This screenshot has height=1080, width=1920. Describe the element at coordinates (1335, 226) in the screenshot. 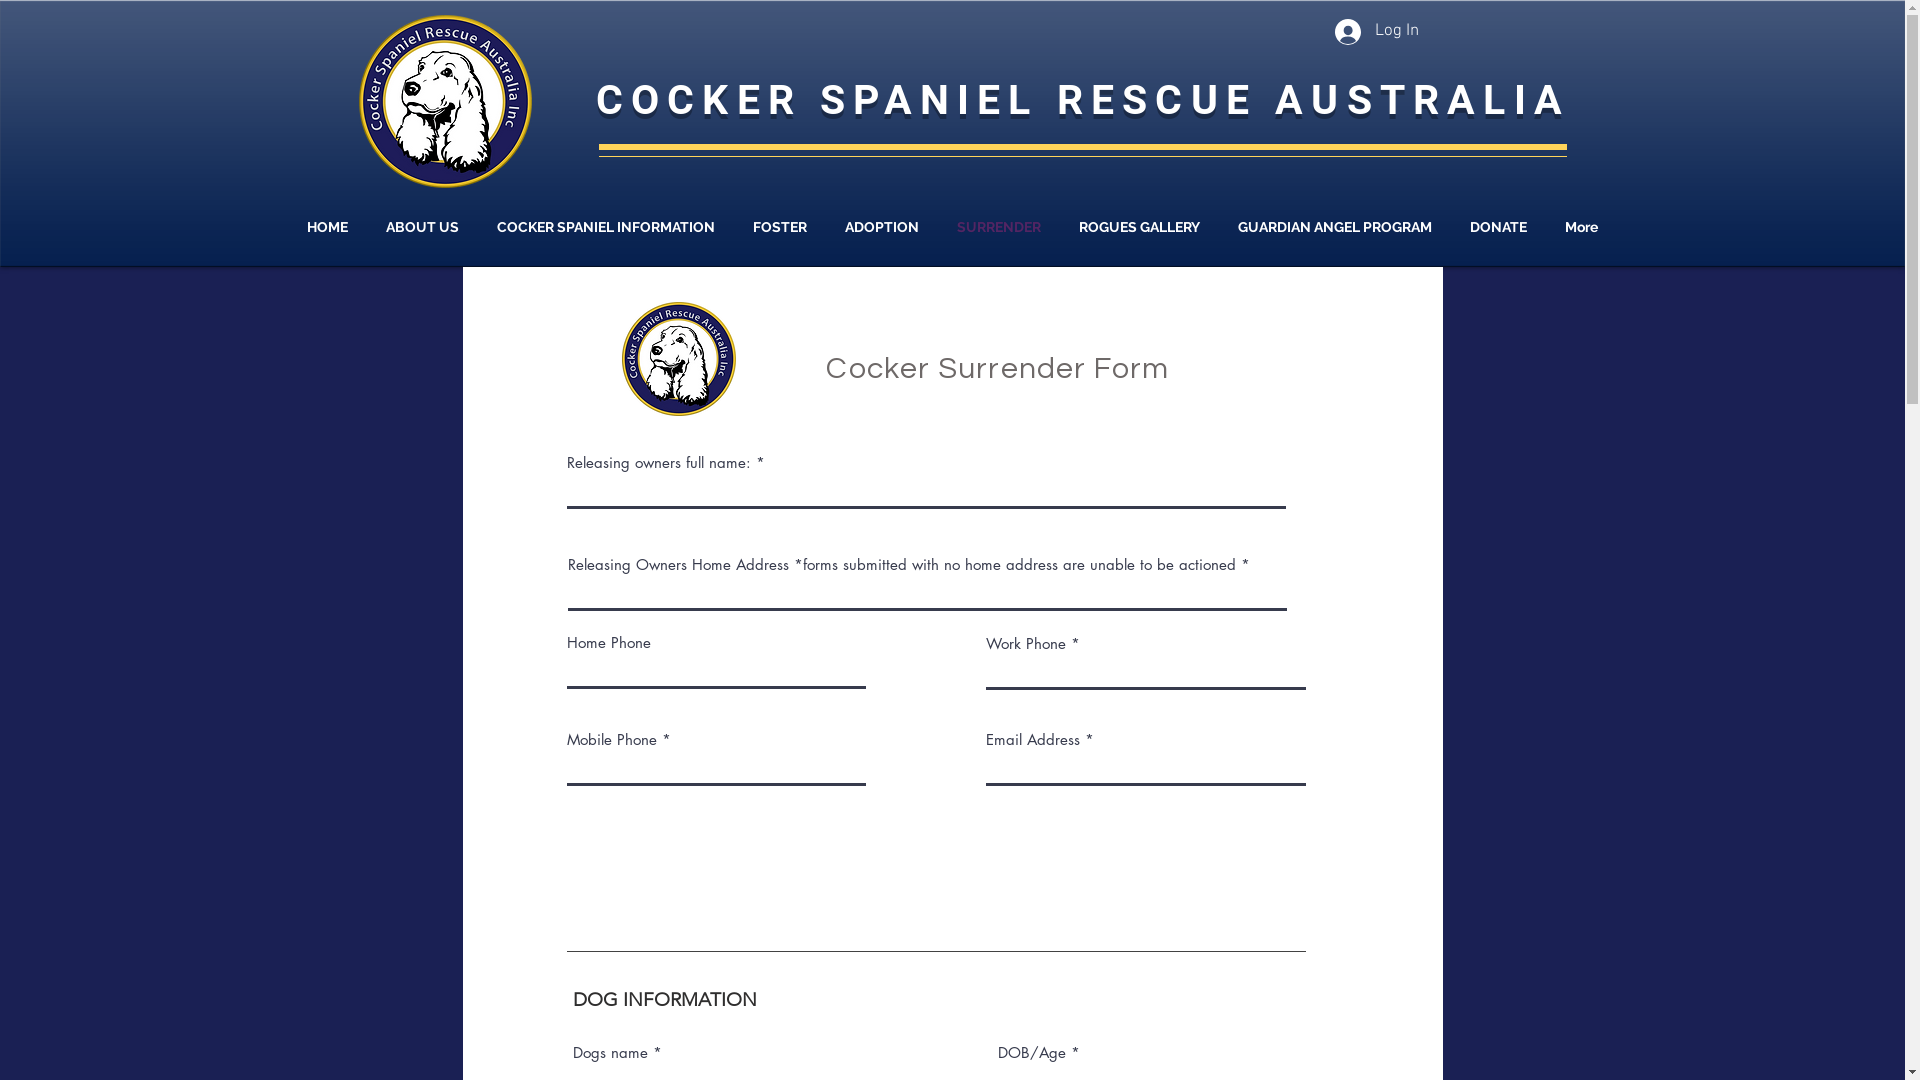

I see `'GUARDIAN ANGEL PROGRAM'` at that location.